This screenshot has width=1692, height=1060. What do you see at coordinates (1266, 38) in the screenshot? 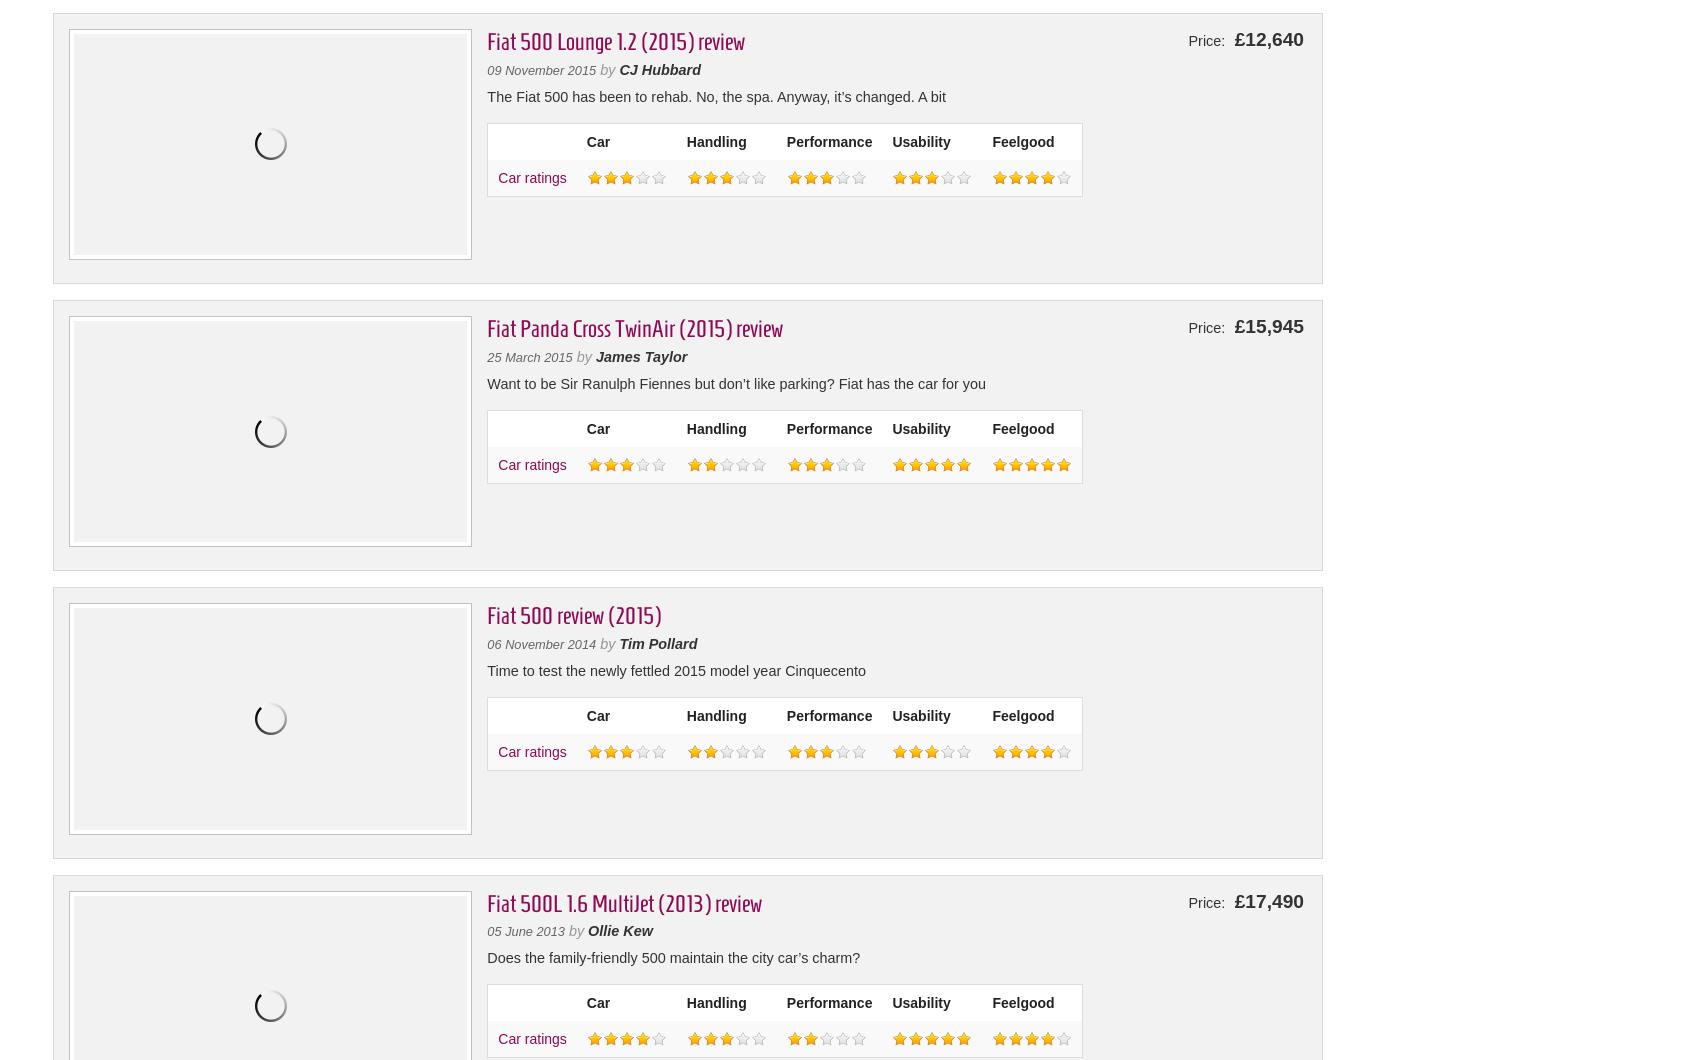
I see `'£12,640'` at bounding box center [1266, 38].